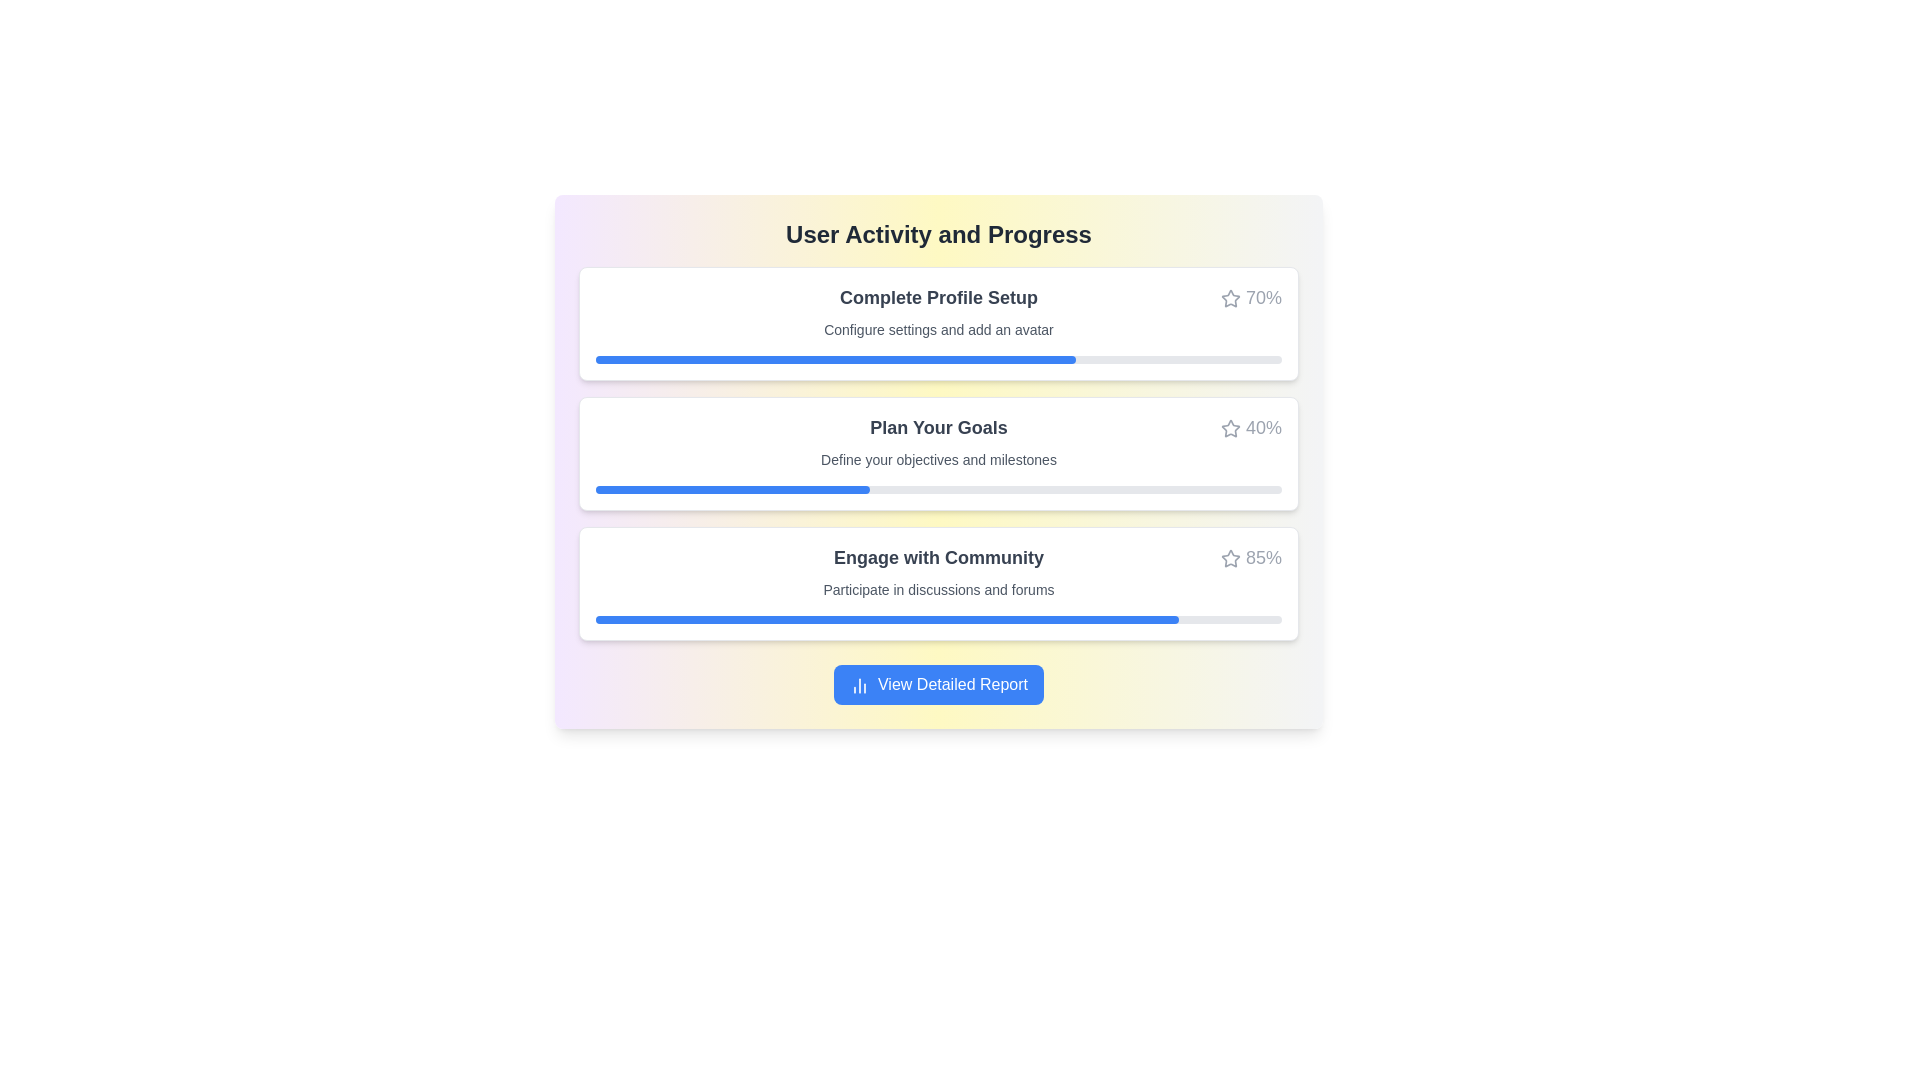 This screenshot has width=1920, height=1080. What do you see at coordinates (938, 684) in the screenshot?
I see `the rectangular blue button labeled 'View Detailed Report' that features a bar chart icon` at bounding box center [938, 684].